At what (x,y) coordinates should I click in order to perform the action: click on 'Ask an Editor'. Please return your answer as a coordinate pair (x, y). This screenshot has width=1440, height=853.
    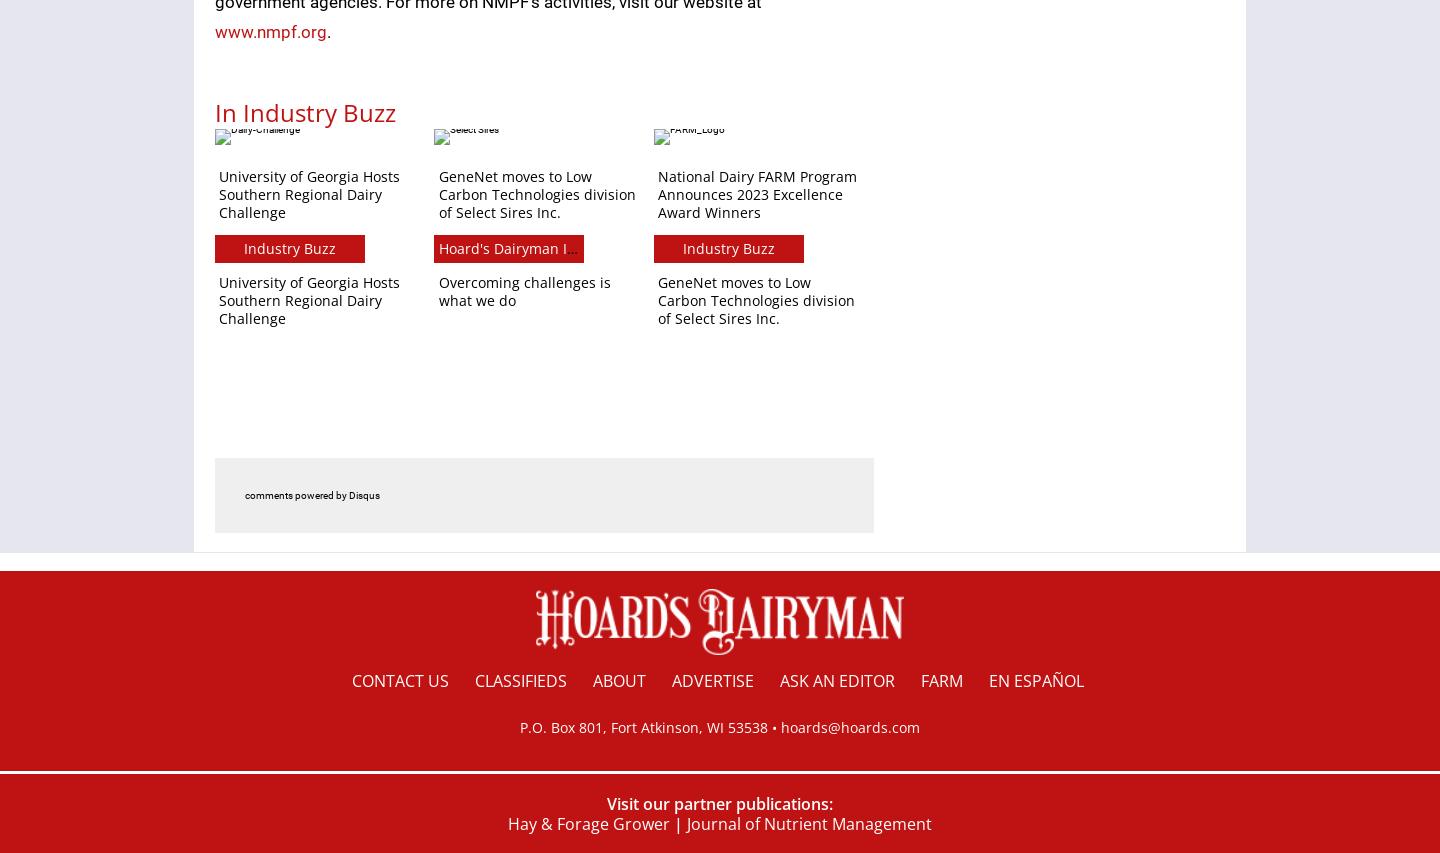
    Looking at the image, I should click on (837, 680).